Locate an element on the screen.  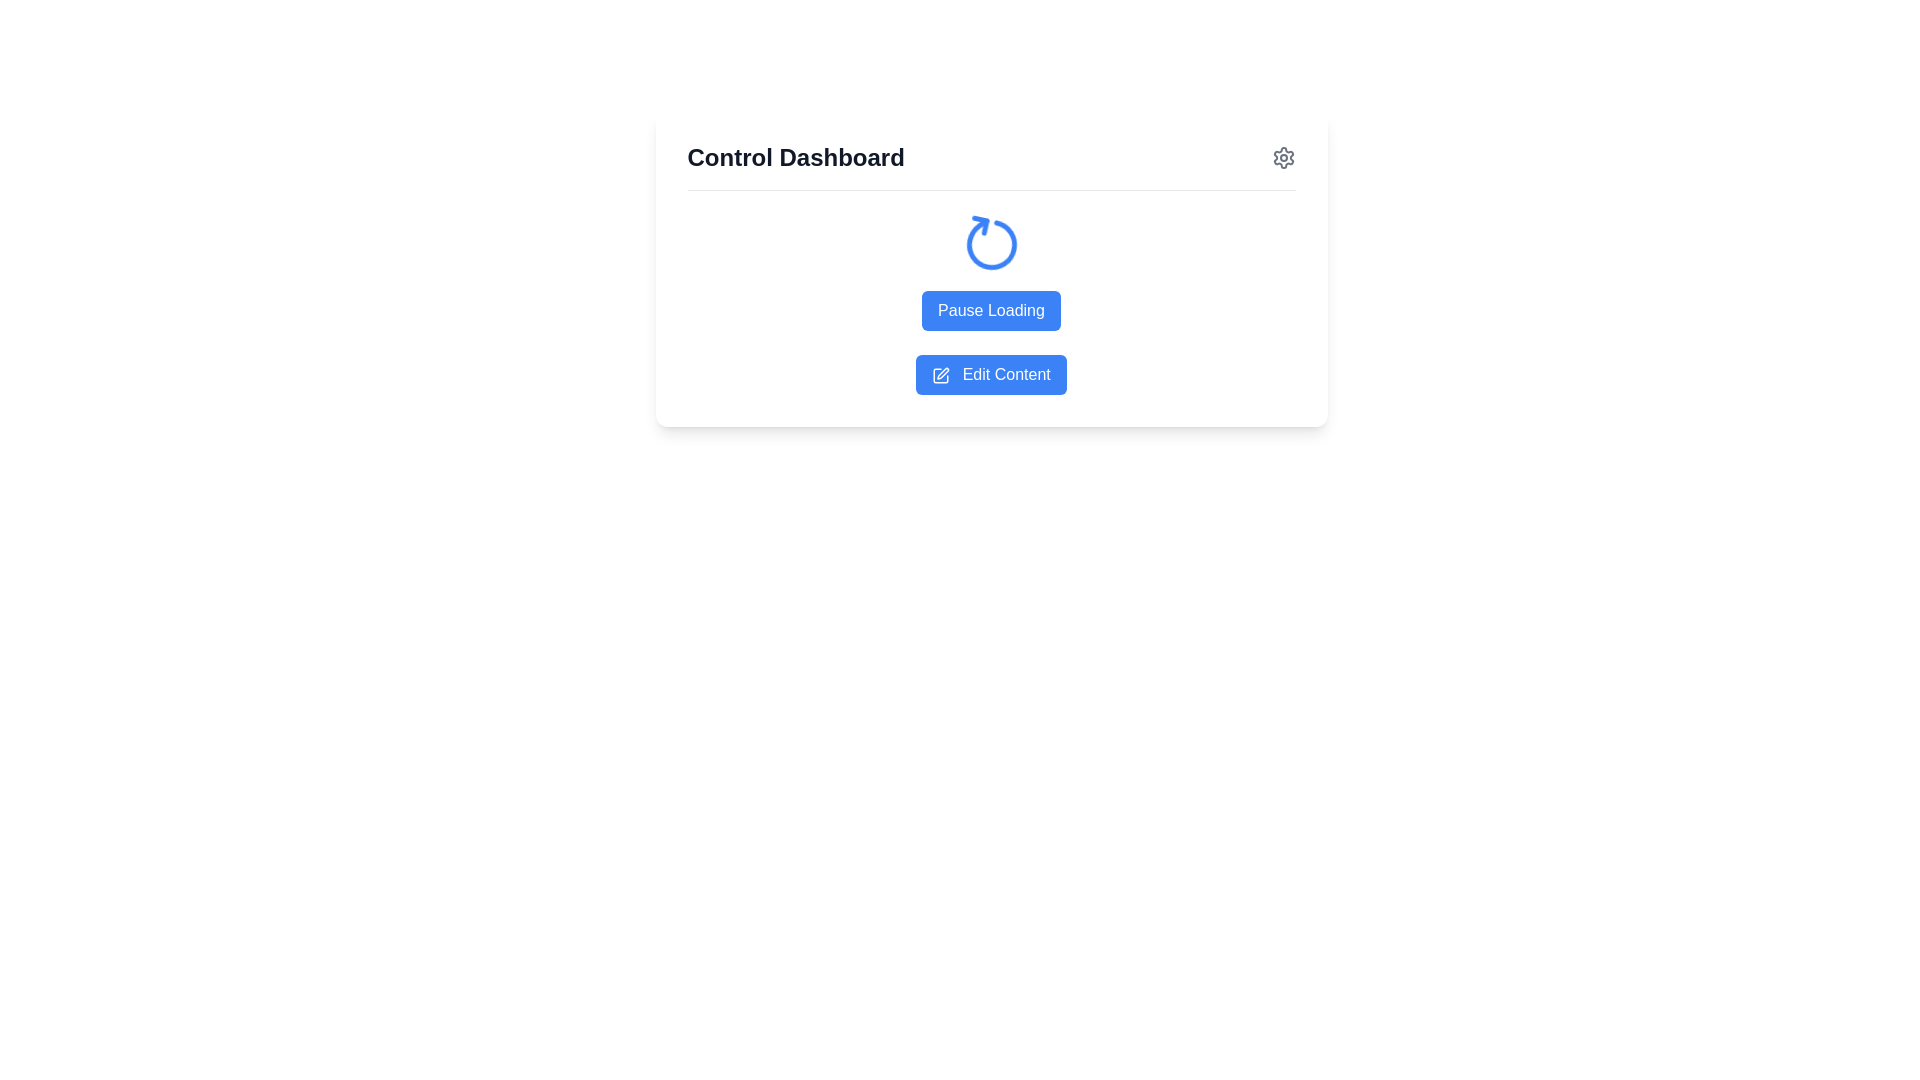
the 'Edit Content' button, which is a rectangular button with a blue background, white text, and a pen icon, located directly below the 'Pause Loading' button is located at coordinates (991, 374).